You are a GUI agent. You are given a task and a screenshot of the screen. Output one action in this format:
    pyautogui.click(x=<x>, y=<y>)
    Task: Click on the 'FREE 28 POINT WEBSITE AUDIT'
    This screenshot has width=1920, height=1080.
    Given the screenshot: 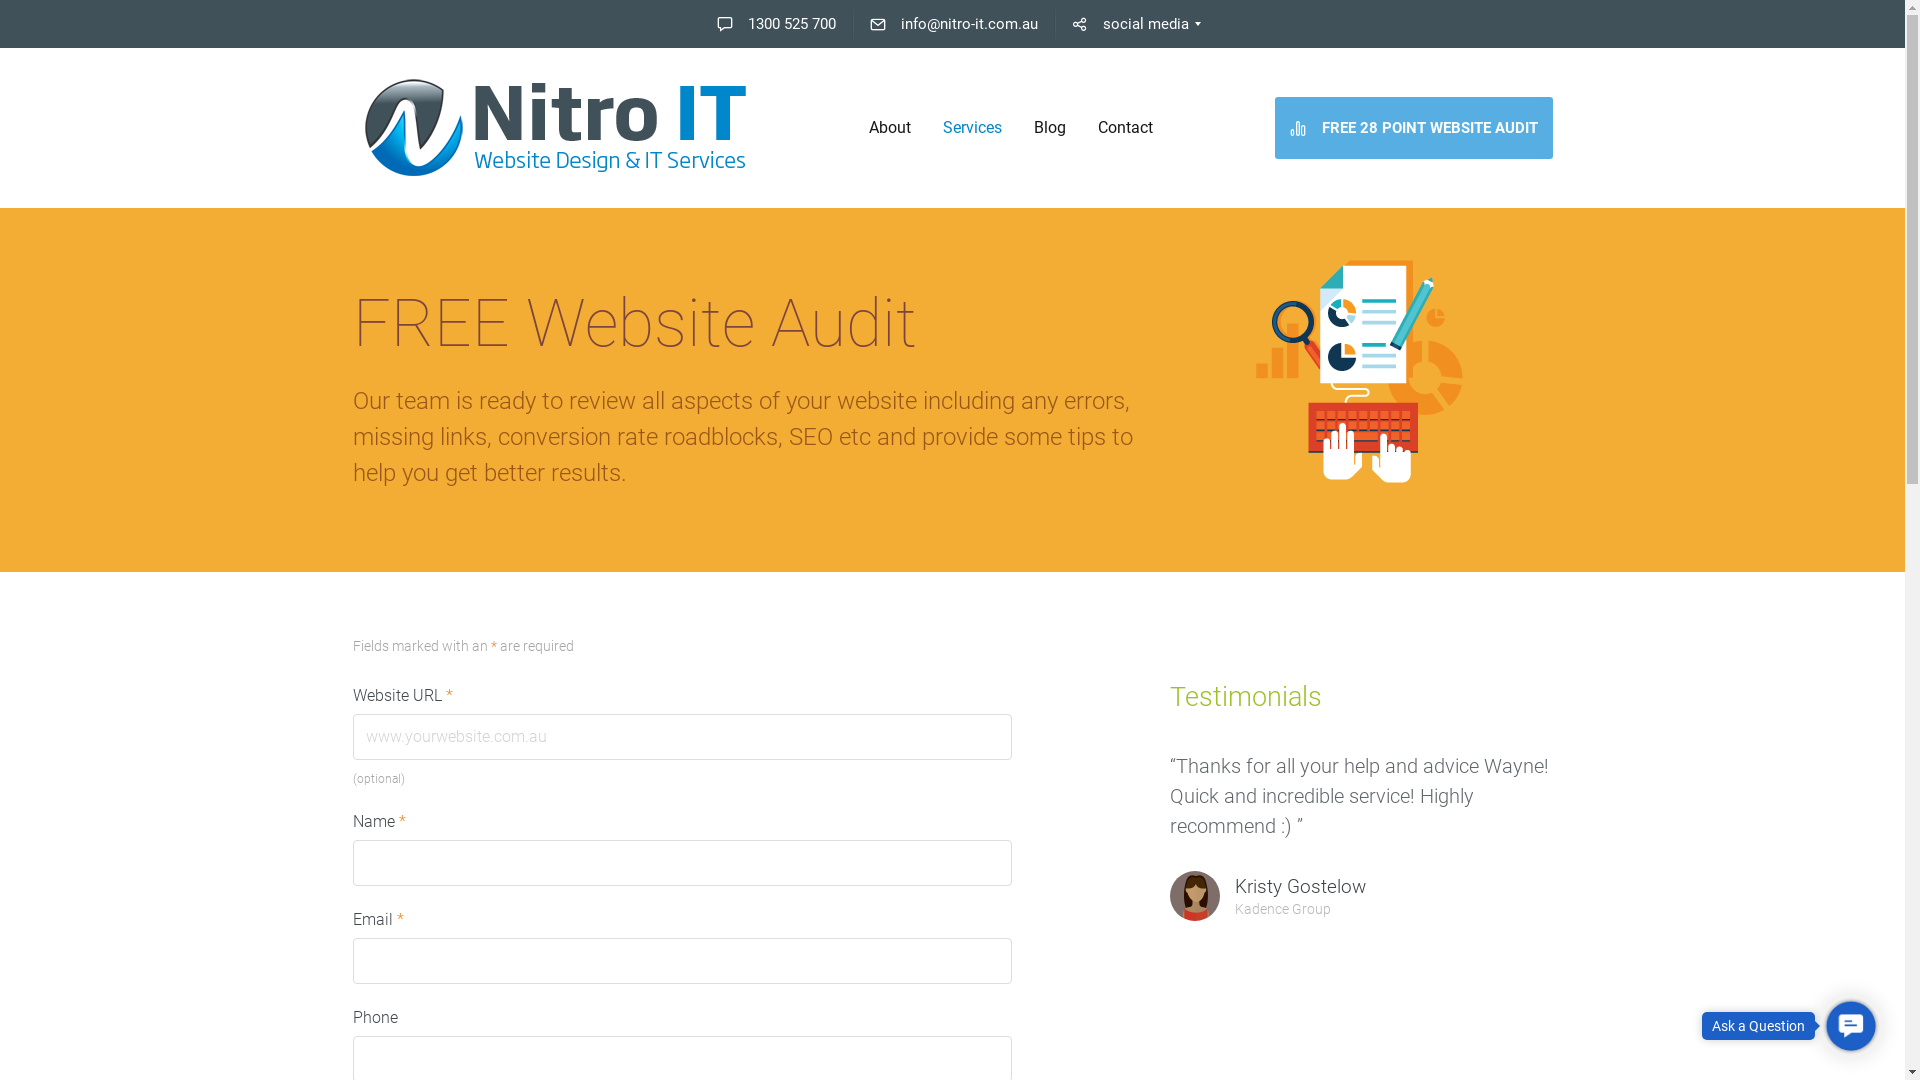 What is the action you would take?
    pyautogui.click(x=1272, y=127)
    